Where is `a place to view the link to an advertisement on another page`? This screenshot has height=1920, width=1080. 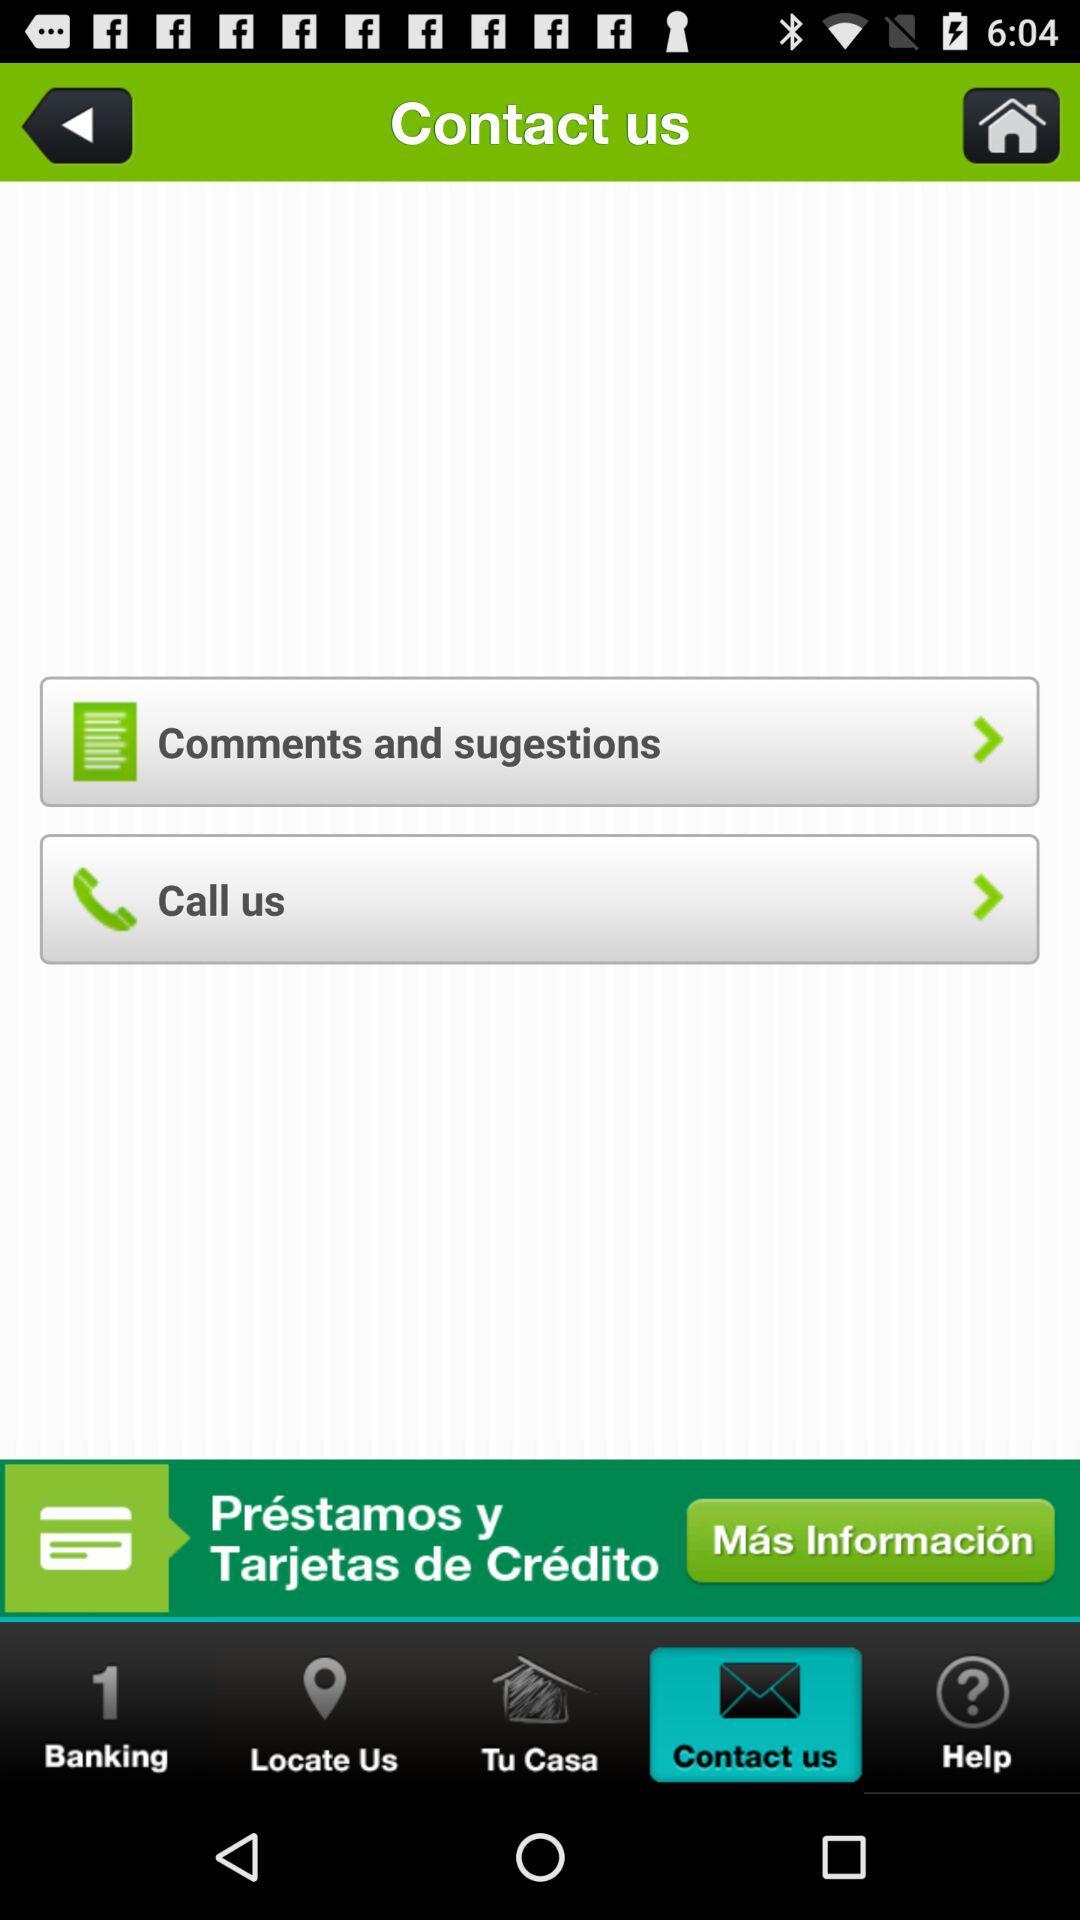
a place to view the link to an advertisement on another page is located at coordinates (540, 1537).